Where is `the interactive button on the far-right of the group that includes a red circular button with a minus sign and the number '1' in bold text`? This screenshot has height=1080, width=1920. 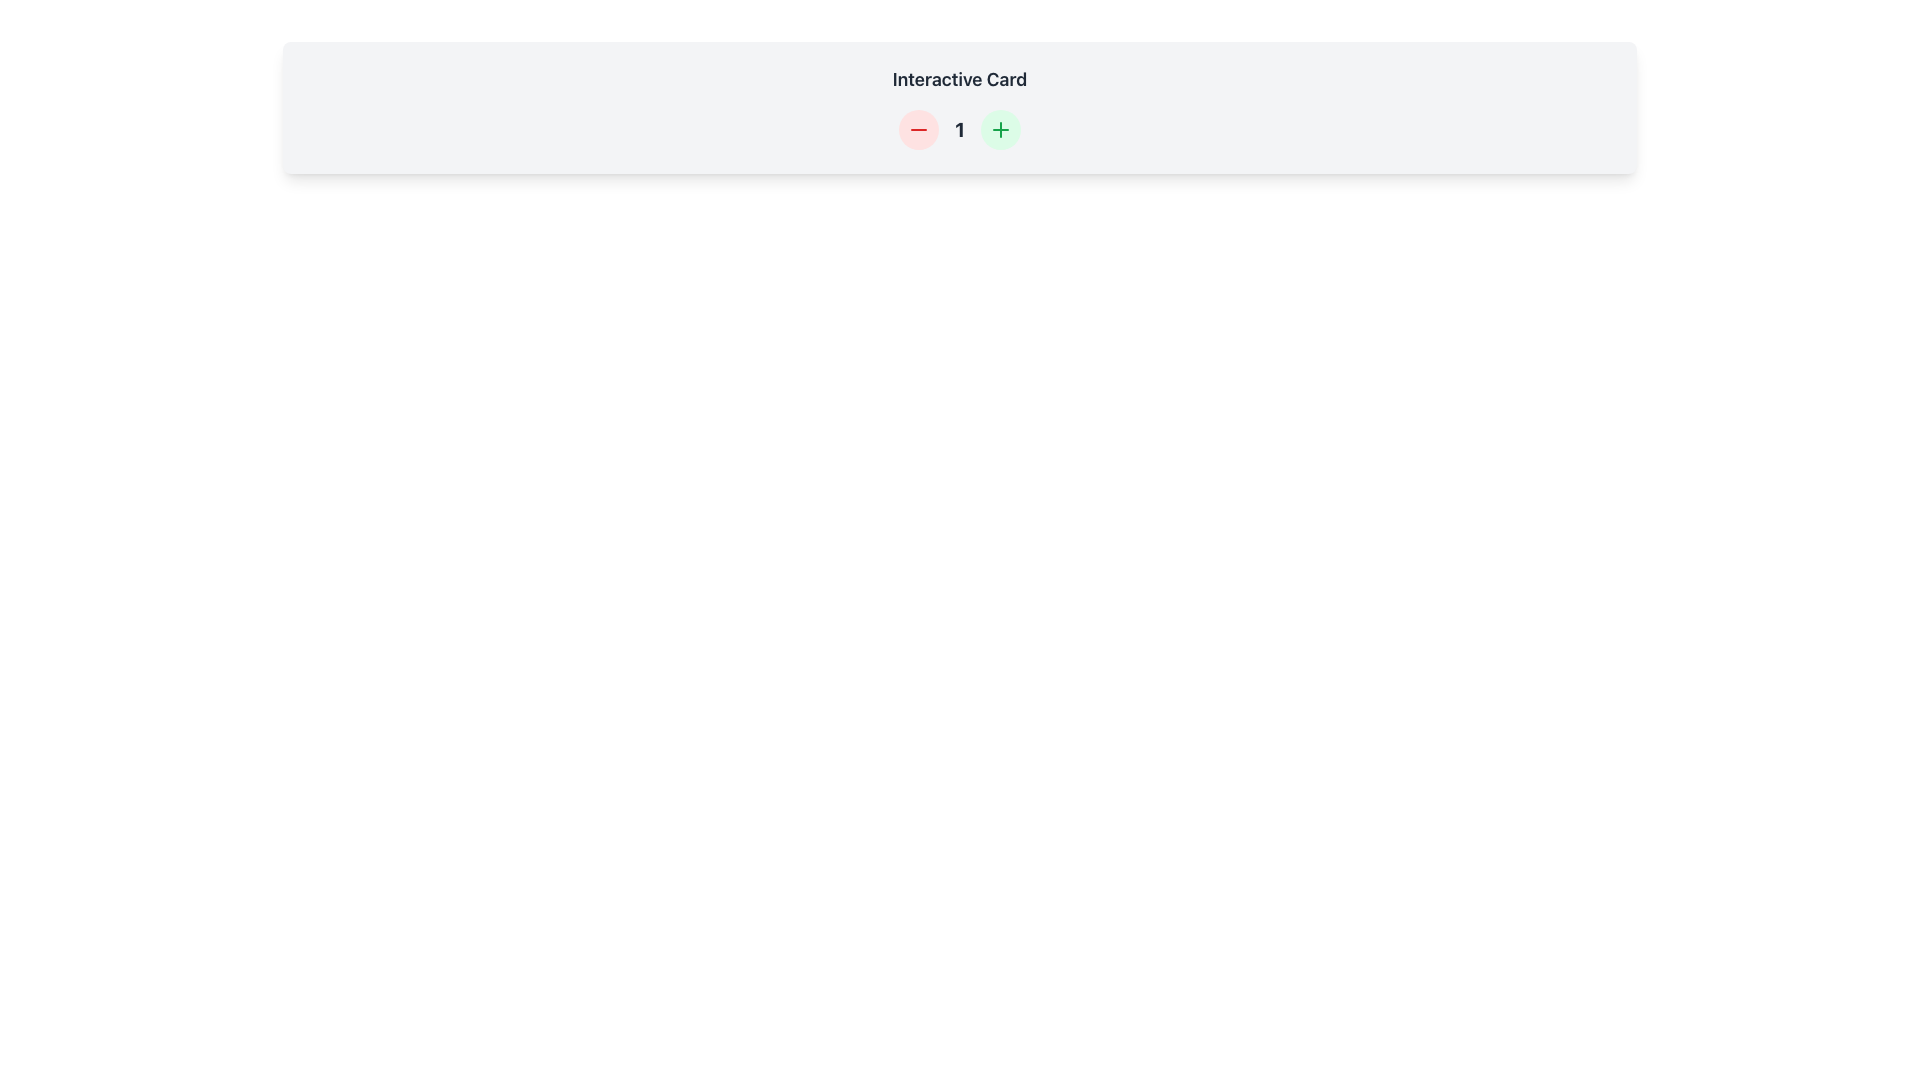 the interactive button on the far-right of the group that includes a red circular button with a minus sign and the number '1' in bold text is located at coordinates (1000, 130).